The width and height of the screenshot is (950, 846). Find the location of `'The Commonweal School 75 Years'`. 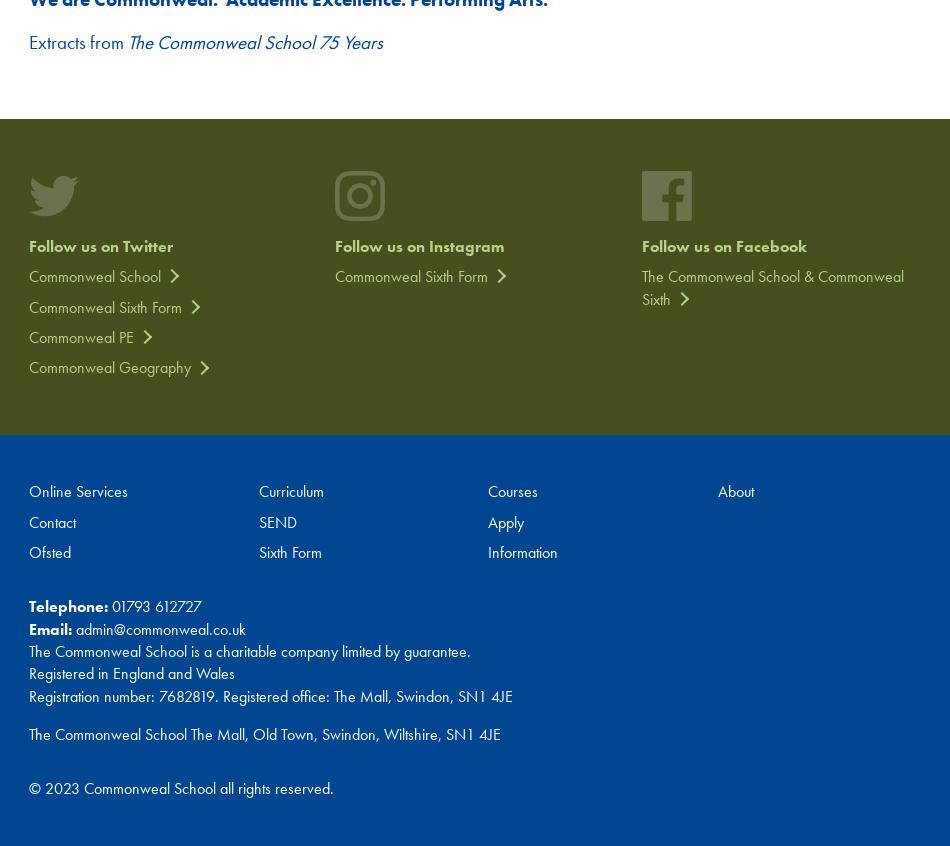

'The Commonweal School 75 Years' is located at coordinates (254, 40).